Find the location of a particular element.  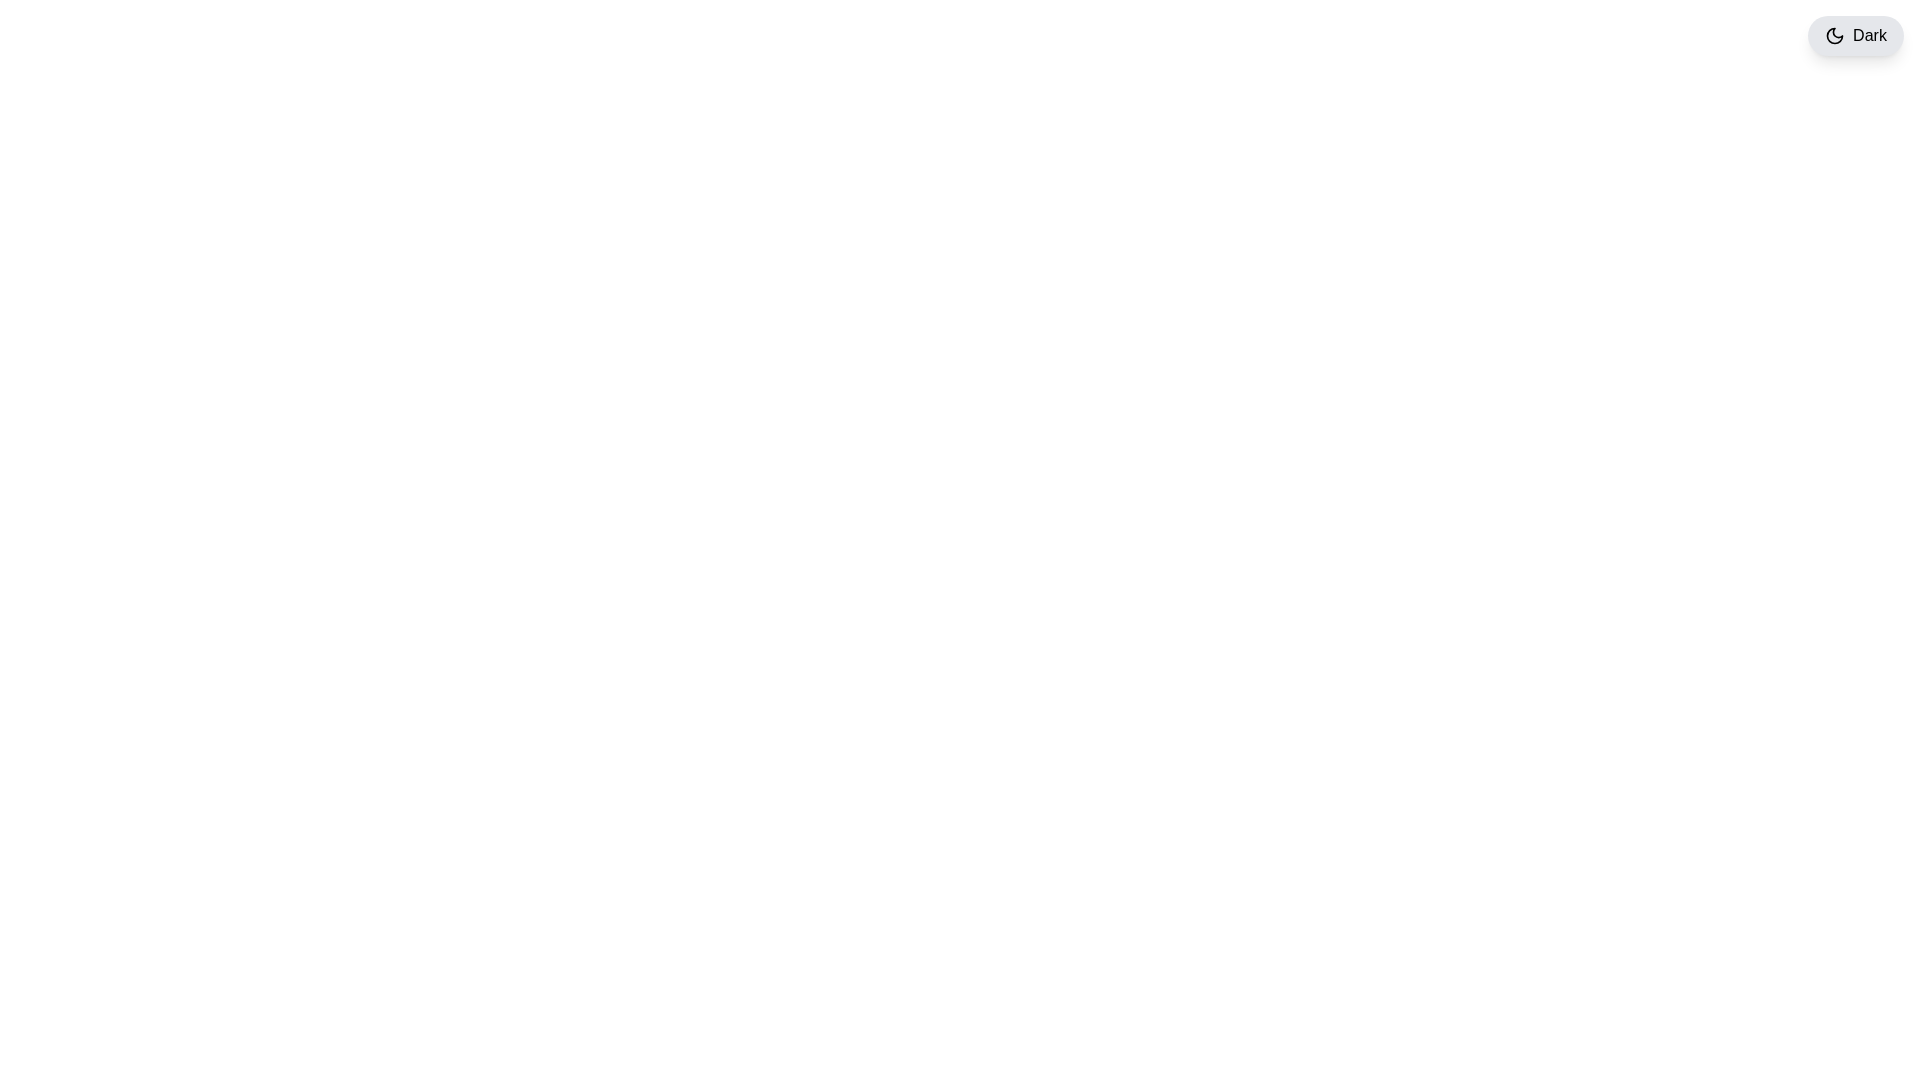

the theme toggle button to switch the theme is located at coordinates (1855, 35).